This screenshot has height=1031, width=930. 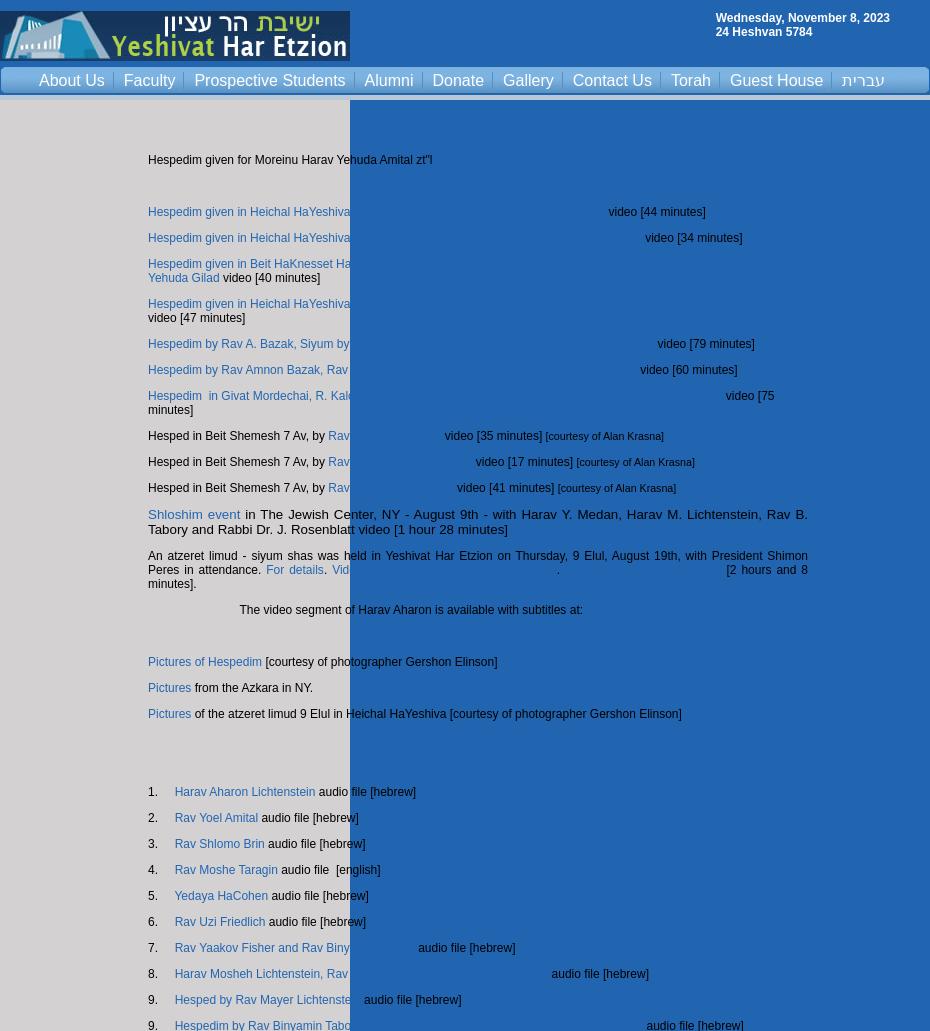 I want to click on '24 Heshvan 5784', so click(x=763, y=31).